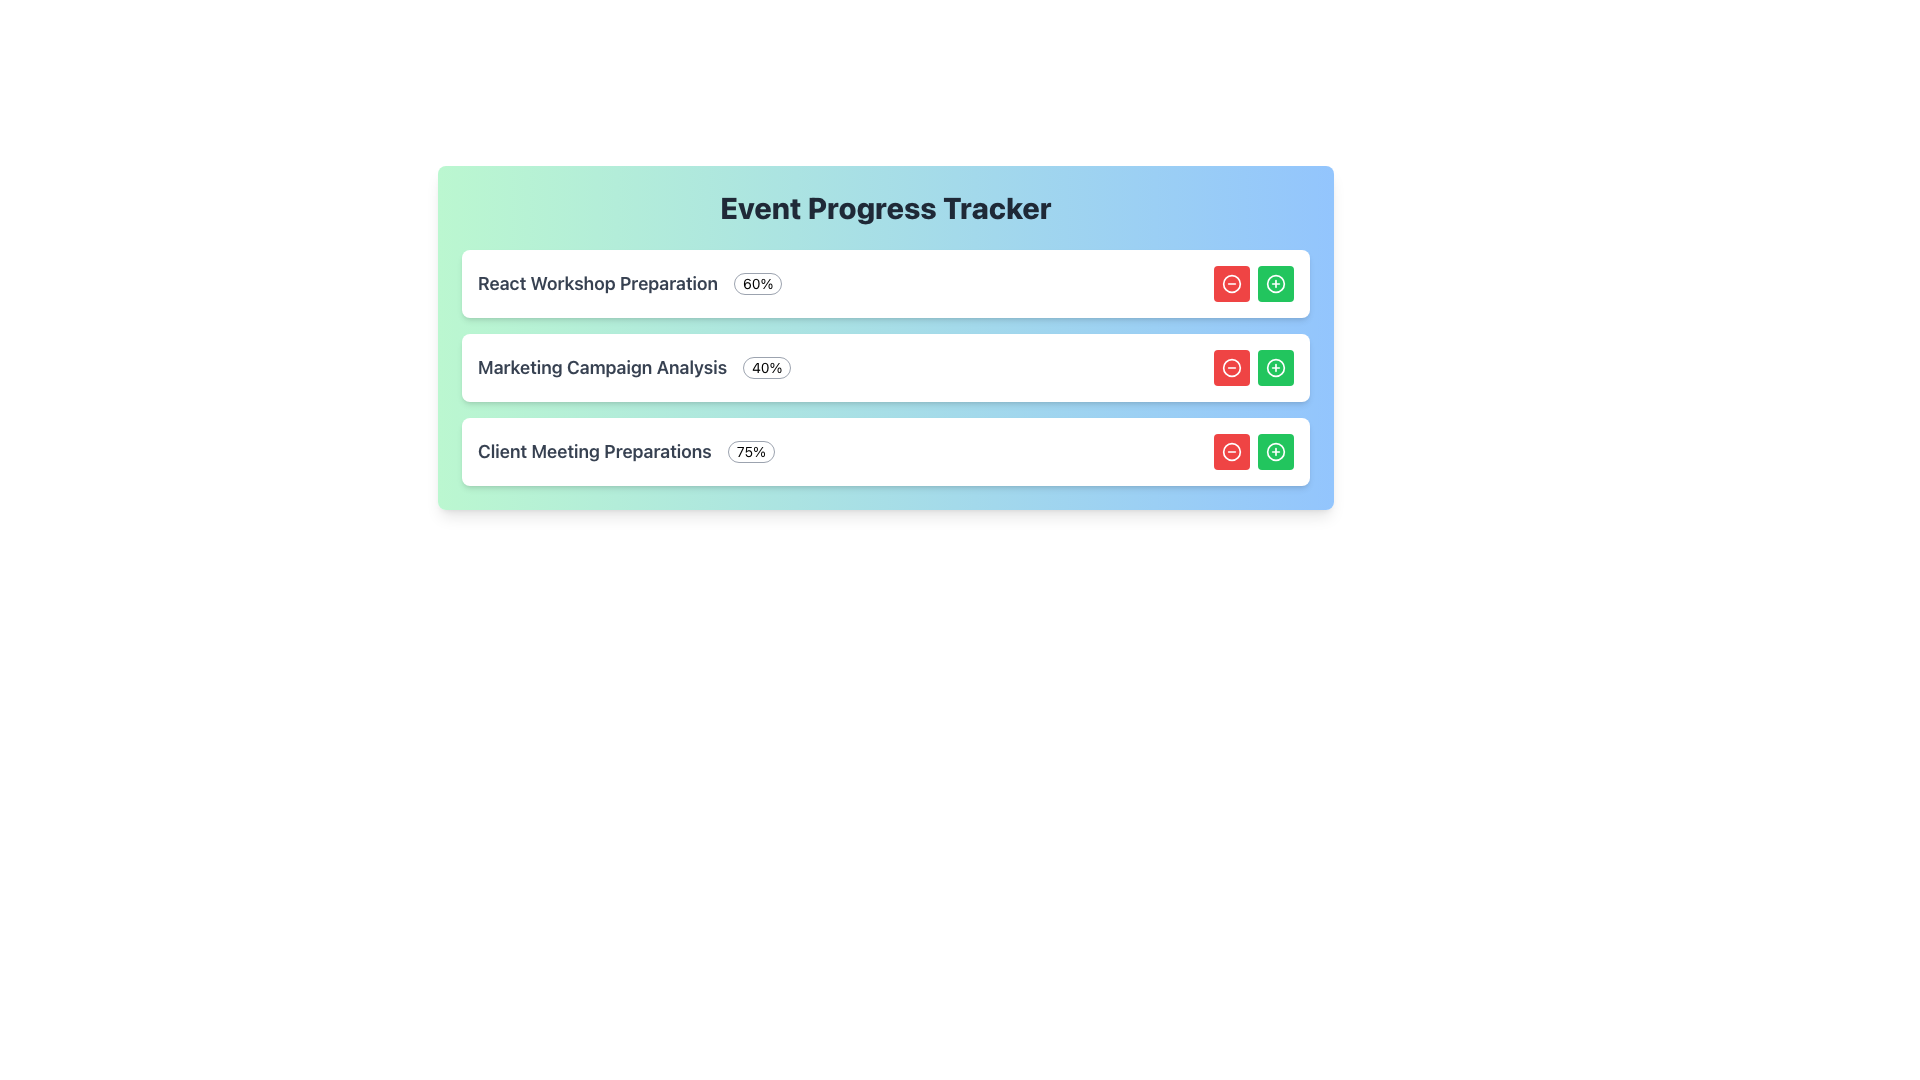 The height and width of the screenshot is (1080, 1920). I want to click on the red circular button with a white inner stroke indicating a subtraction operation, located in the third row next to the green plus button and aligned with 'Client Meeting Preparations', so click(1231, 451).